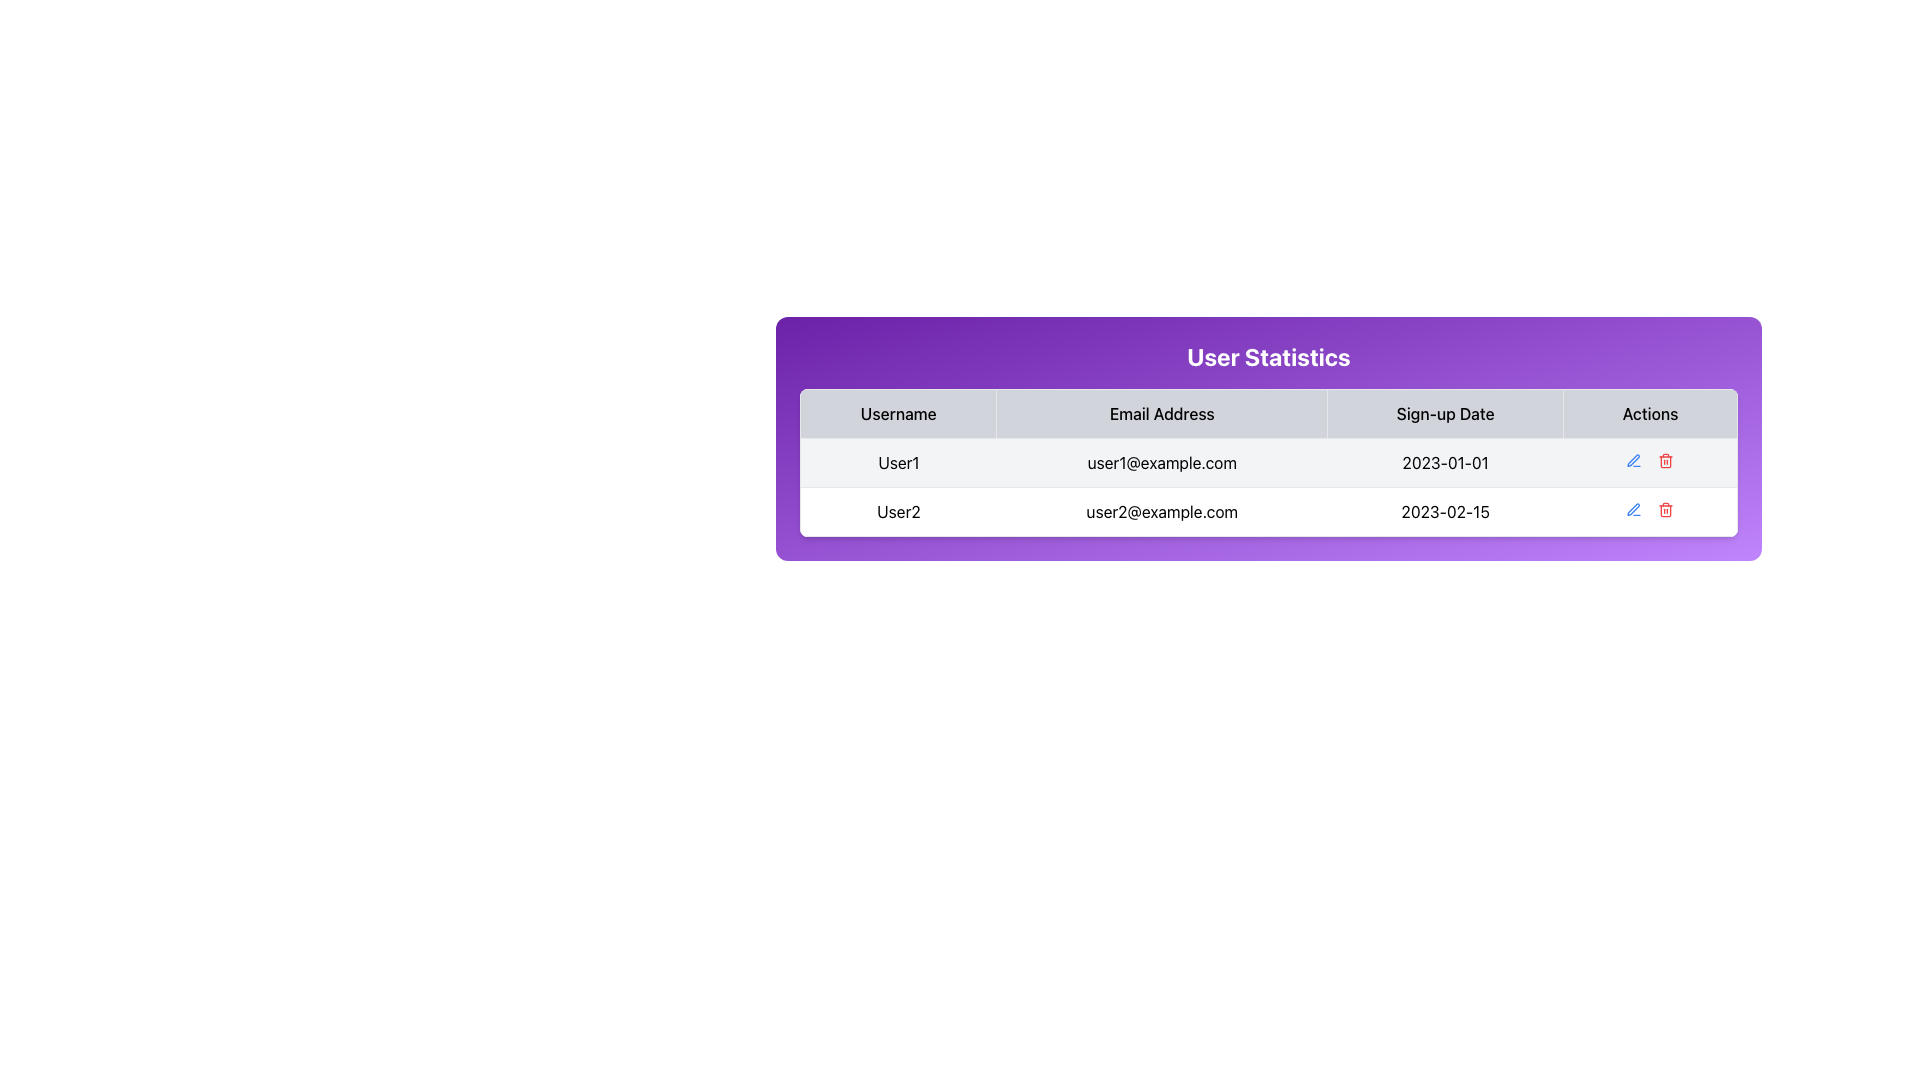 Image resolution: width=1920 pixels, height=1080 pixels. Describe the element at coordinates (1267, 486) in the screenshot. I see `the first data row in the user information table to highlight it` at that location.